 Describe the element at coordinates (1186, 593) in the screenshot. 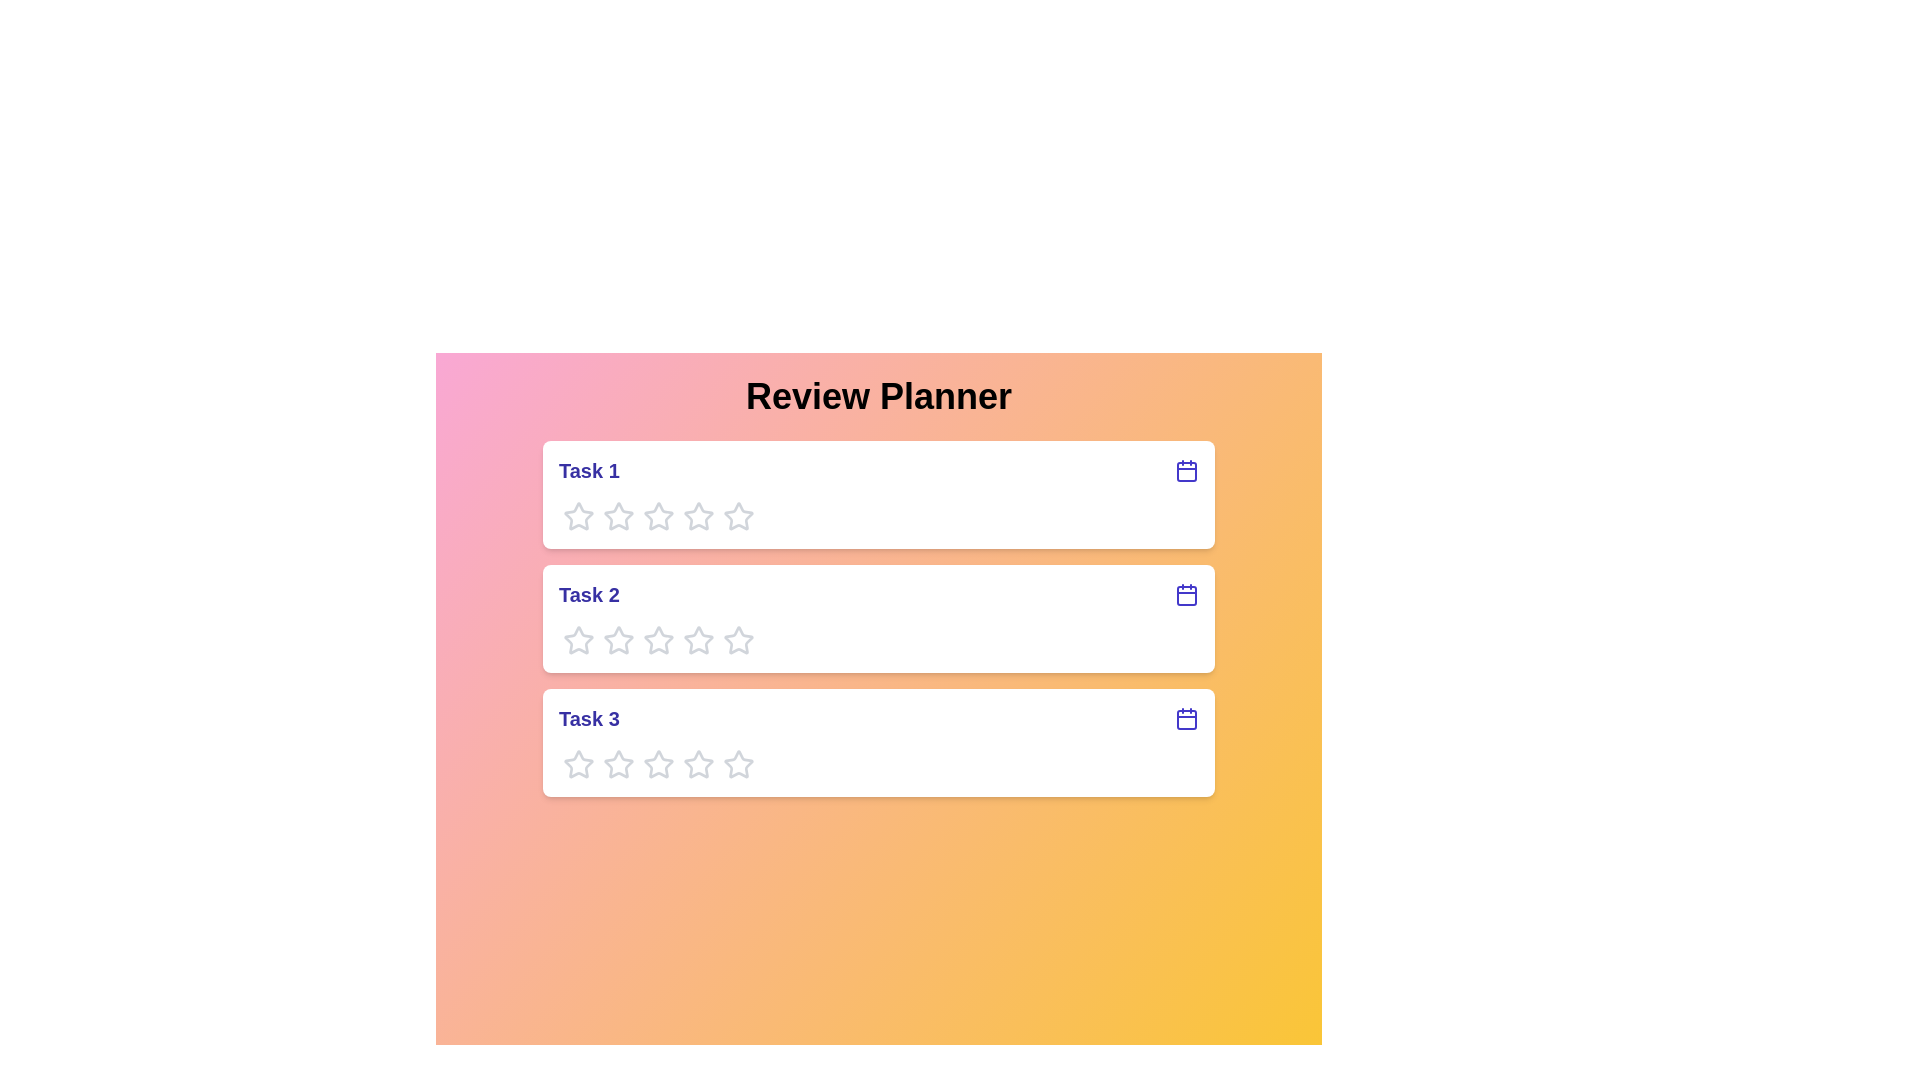

I see `the calendar icon for Task 2` at that location.